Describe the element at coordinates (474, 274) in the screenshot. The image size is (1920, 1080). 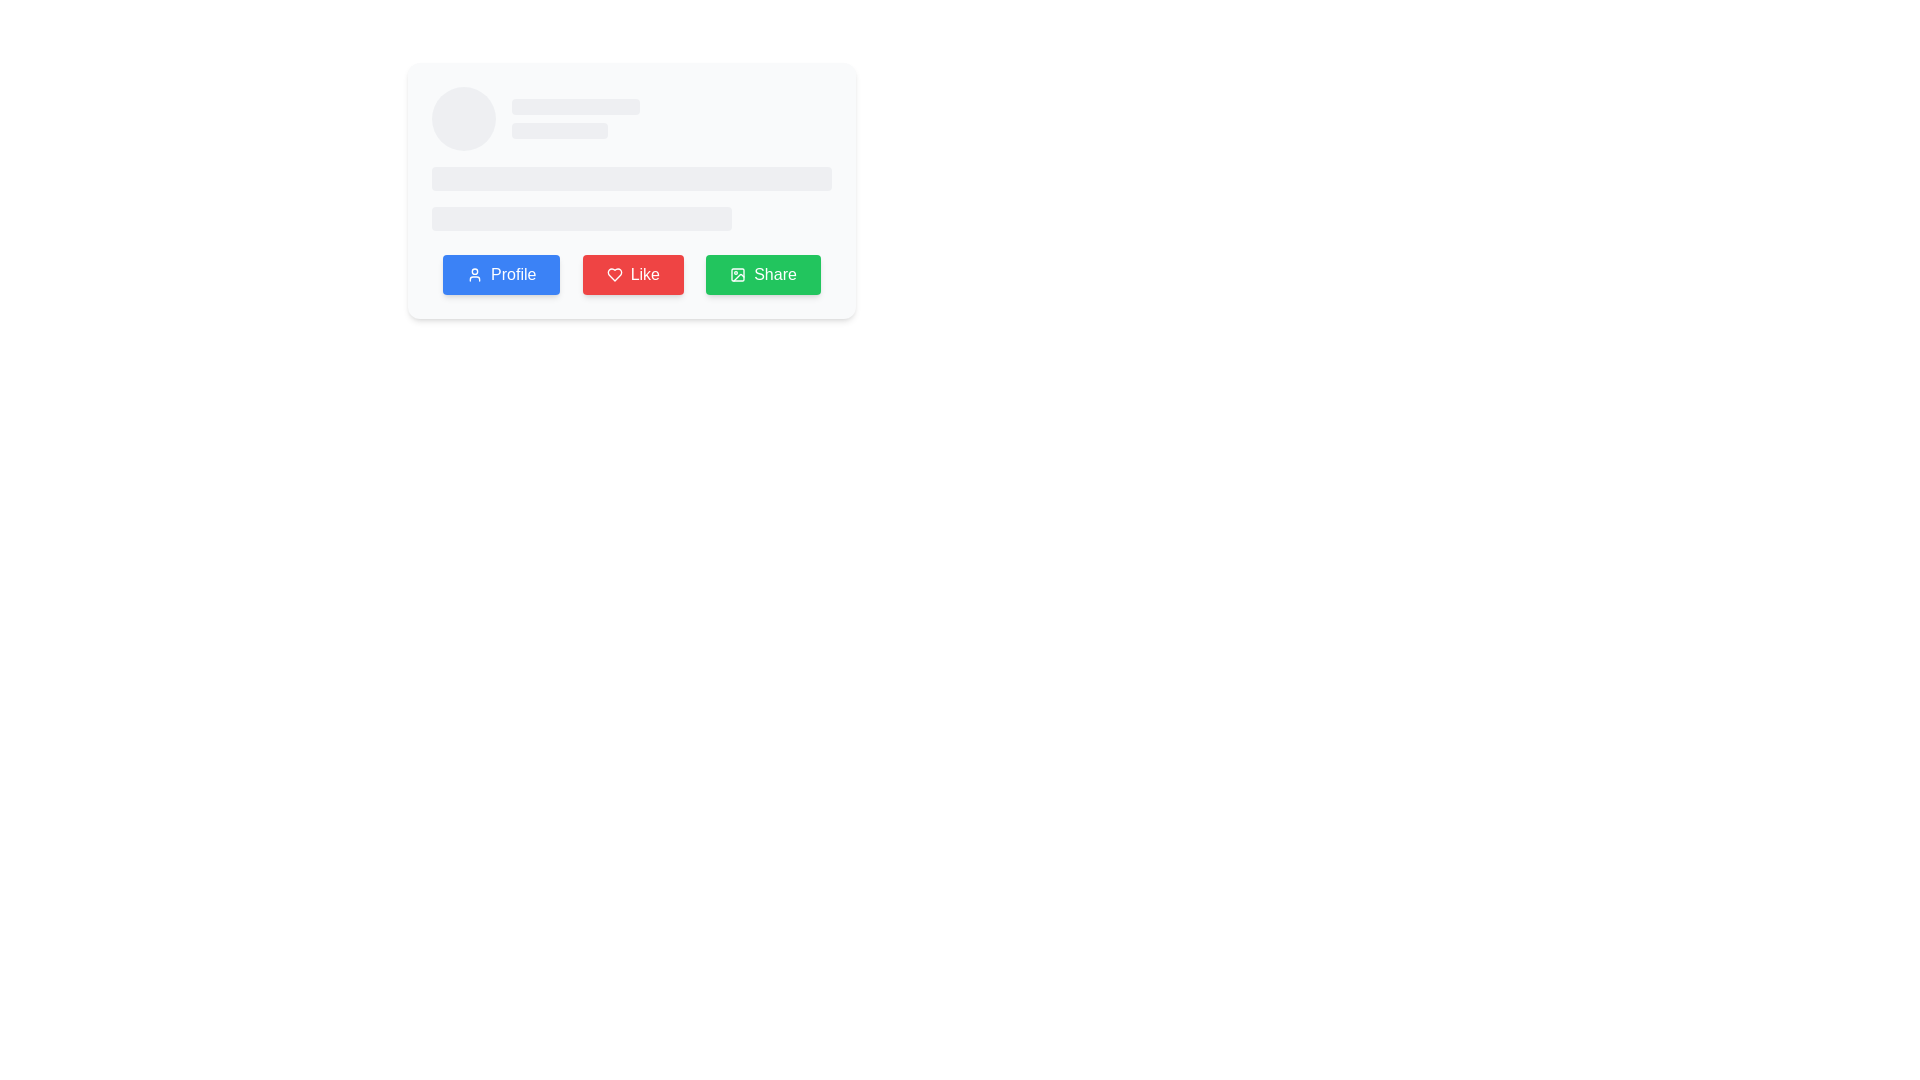
I see `the user profile icon within the blue 'Profile' button` at that location.